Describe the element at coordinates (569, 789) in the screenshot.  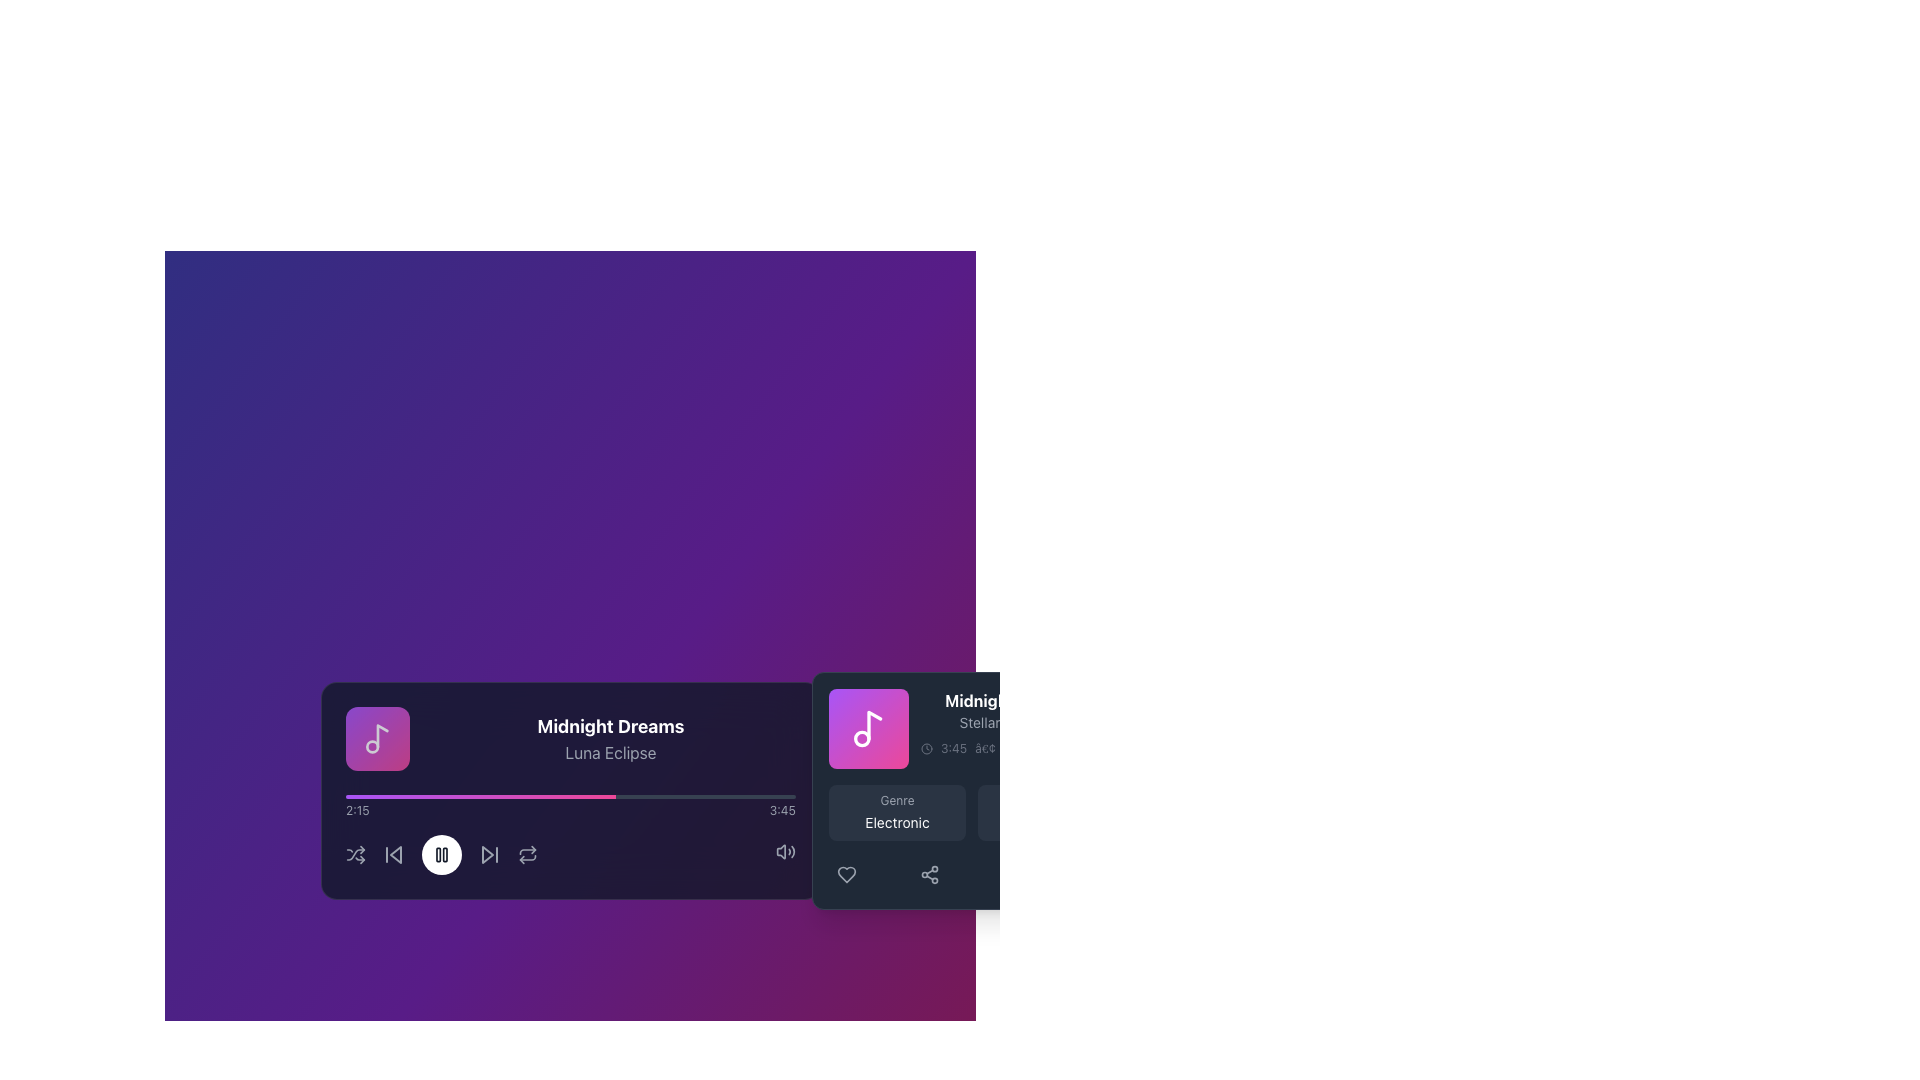
I see `the interactive music player widget located at the center of the interface` at that location.